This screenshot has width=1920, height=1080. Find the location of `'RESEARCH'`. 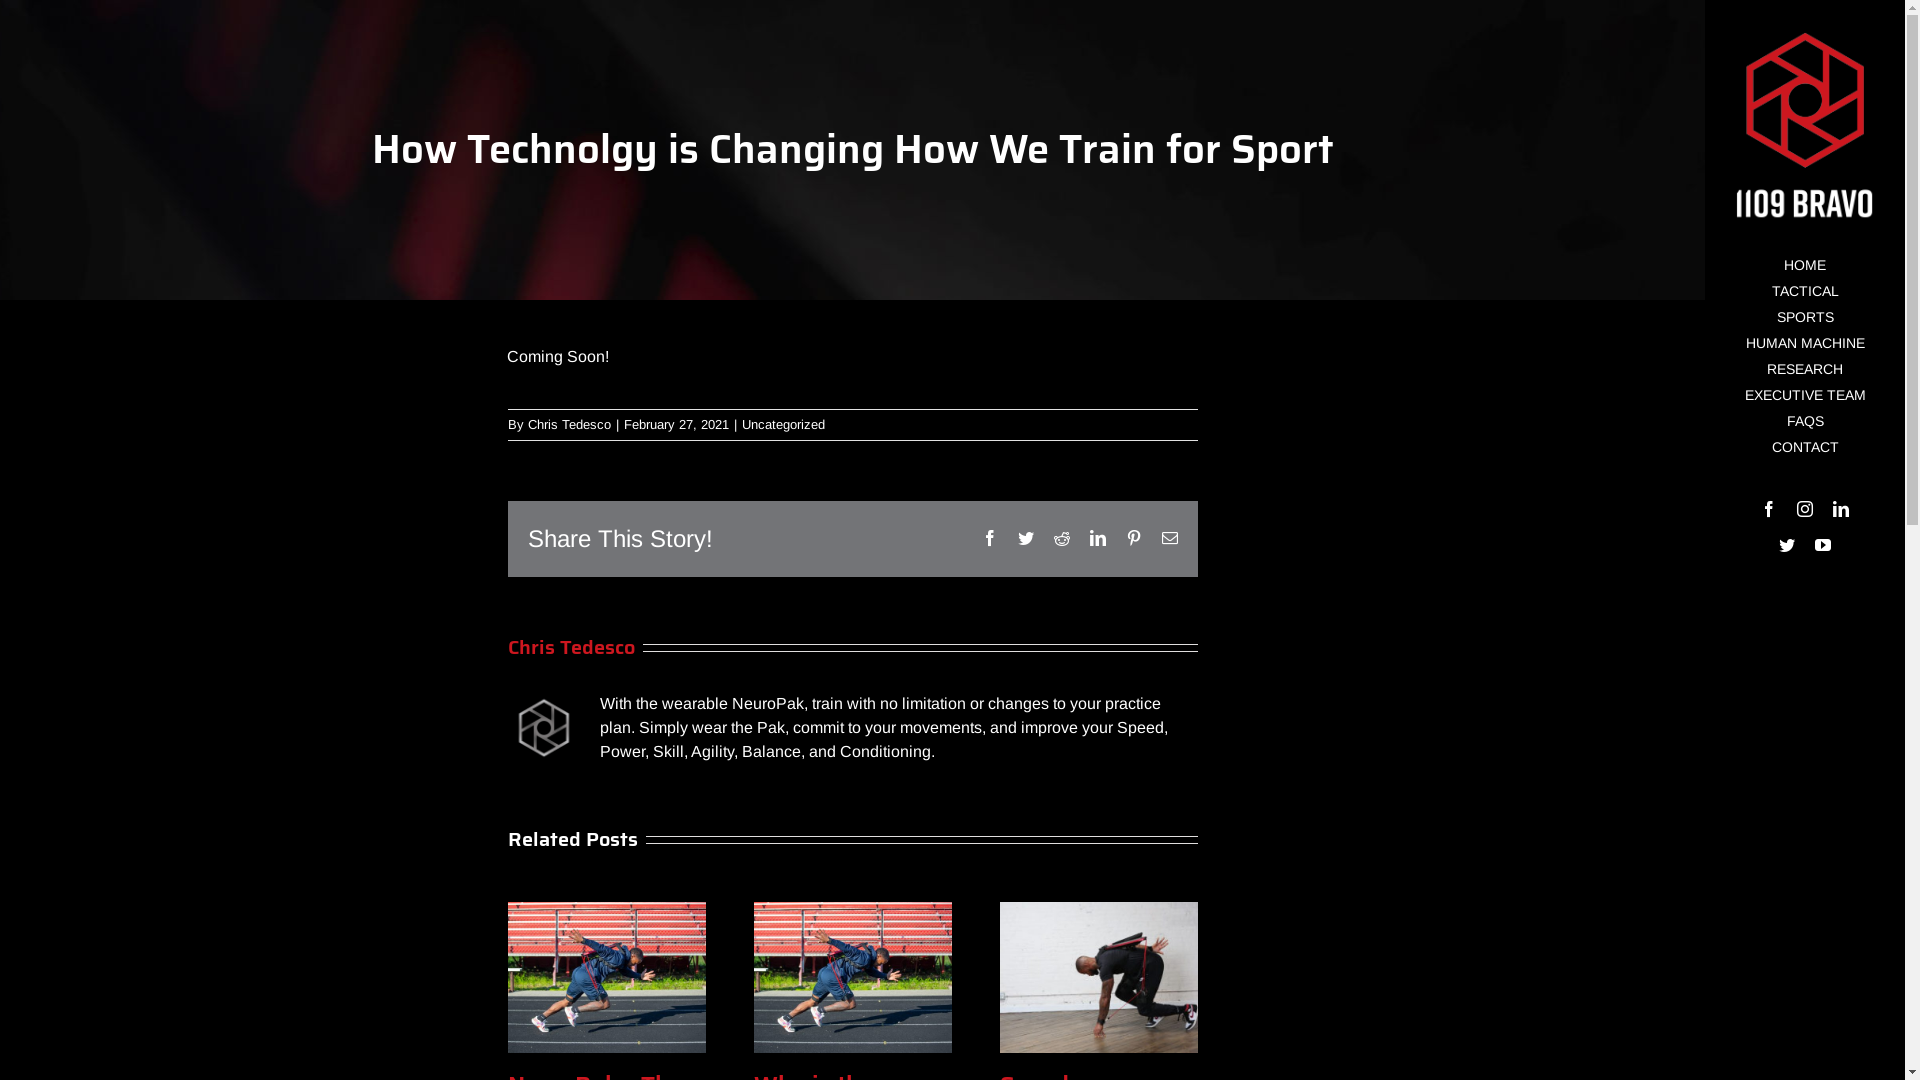

'RESEARCH' is located at coordinates (1703, 370).